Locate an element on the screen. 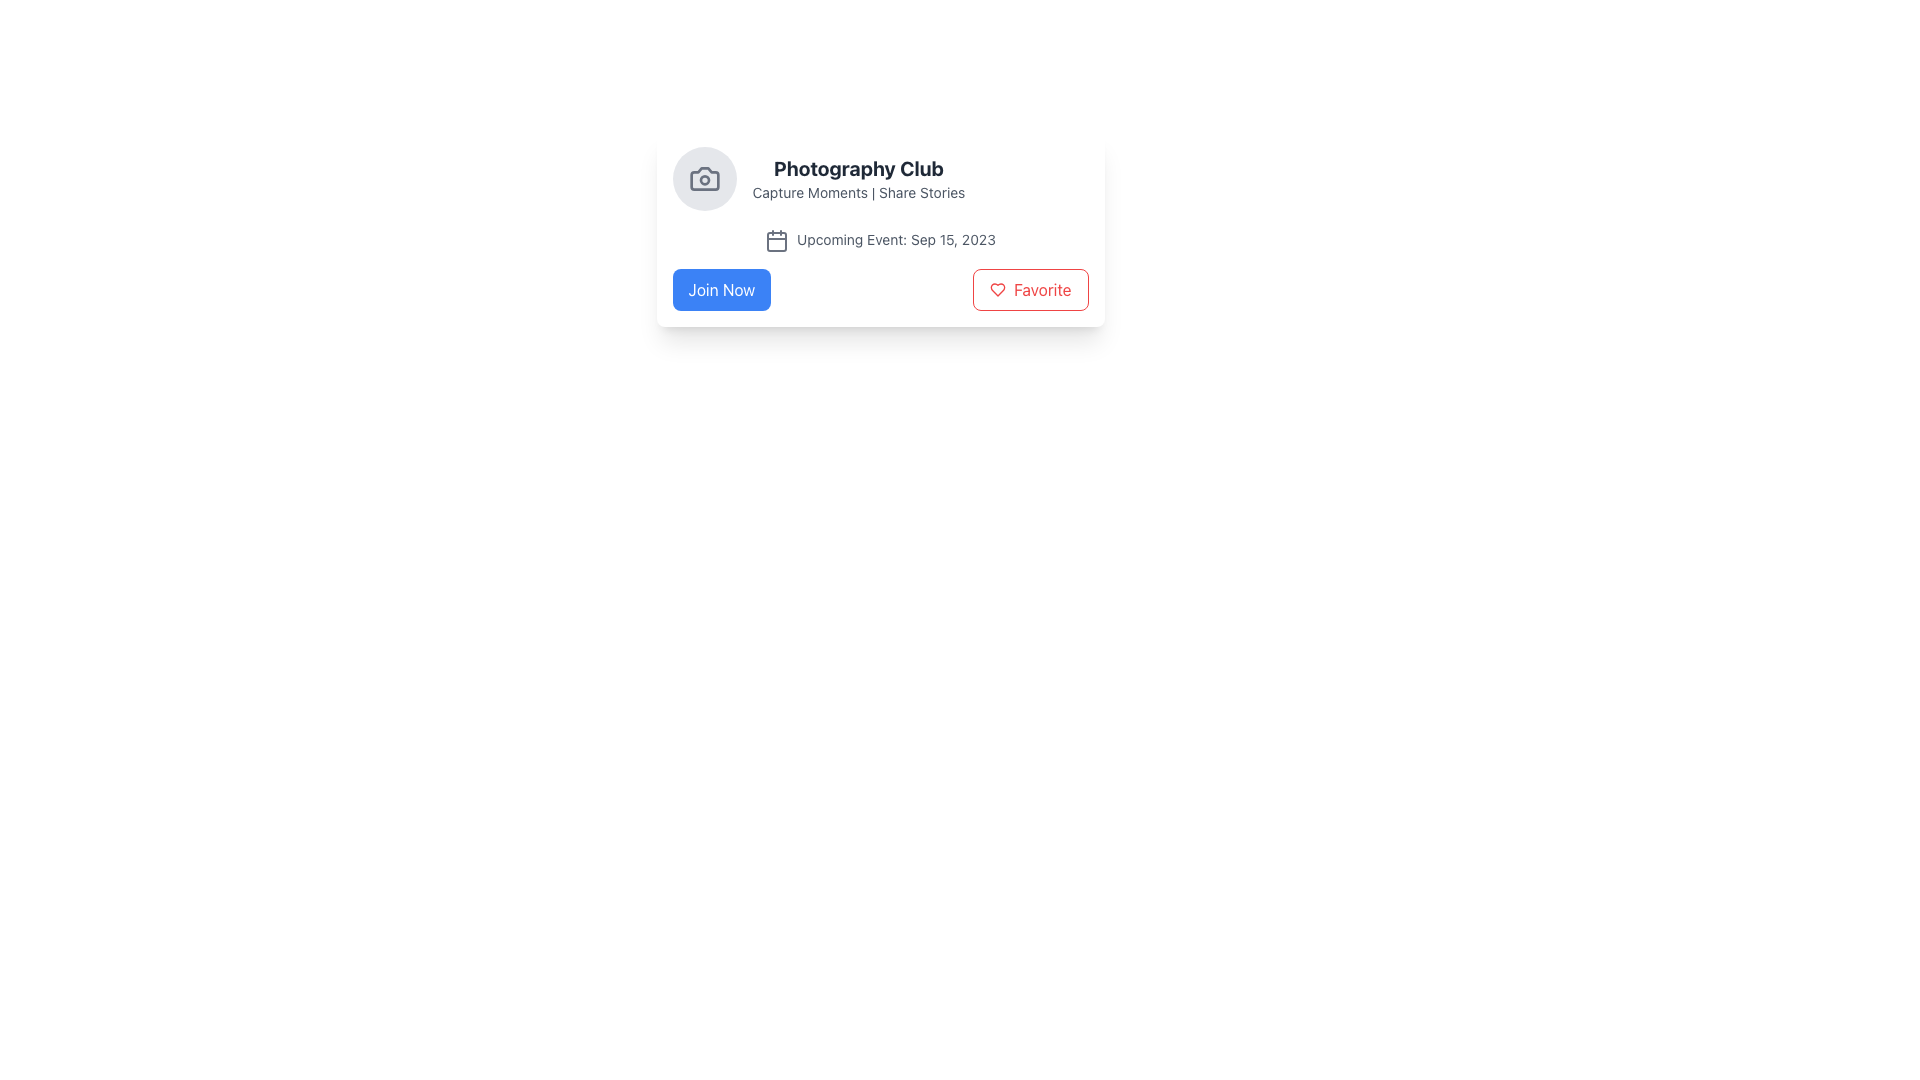 This screenshot has height=1080, width=1920. the text label reading 'Capture Moments | Share Stories', which is styled in a small gray font and positioned below the 'Photography Club' title is located at coordinates (858, 192).